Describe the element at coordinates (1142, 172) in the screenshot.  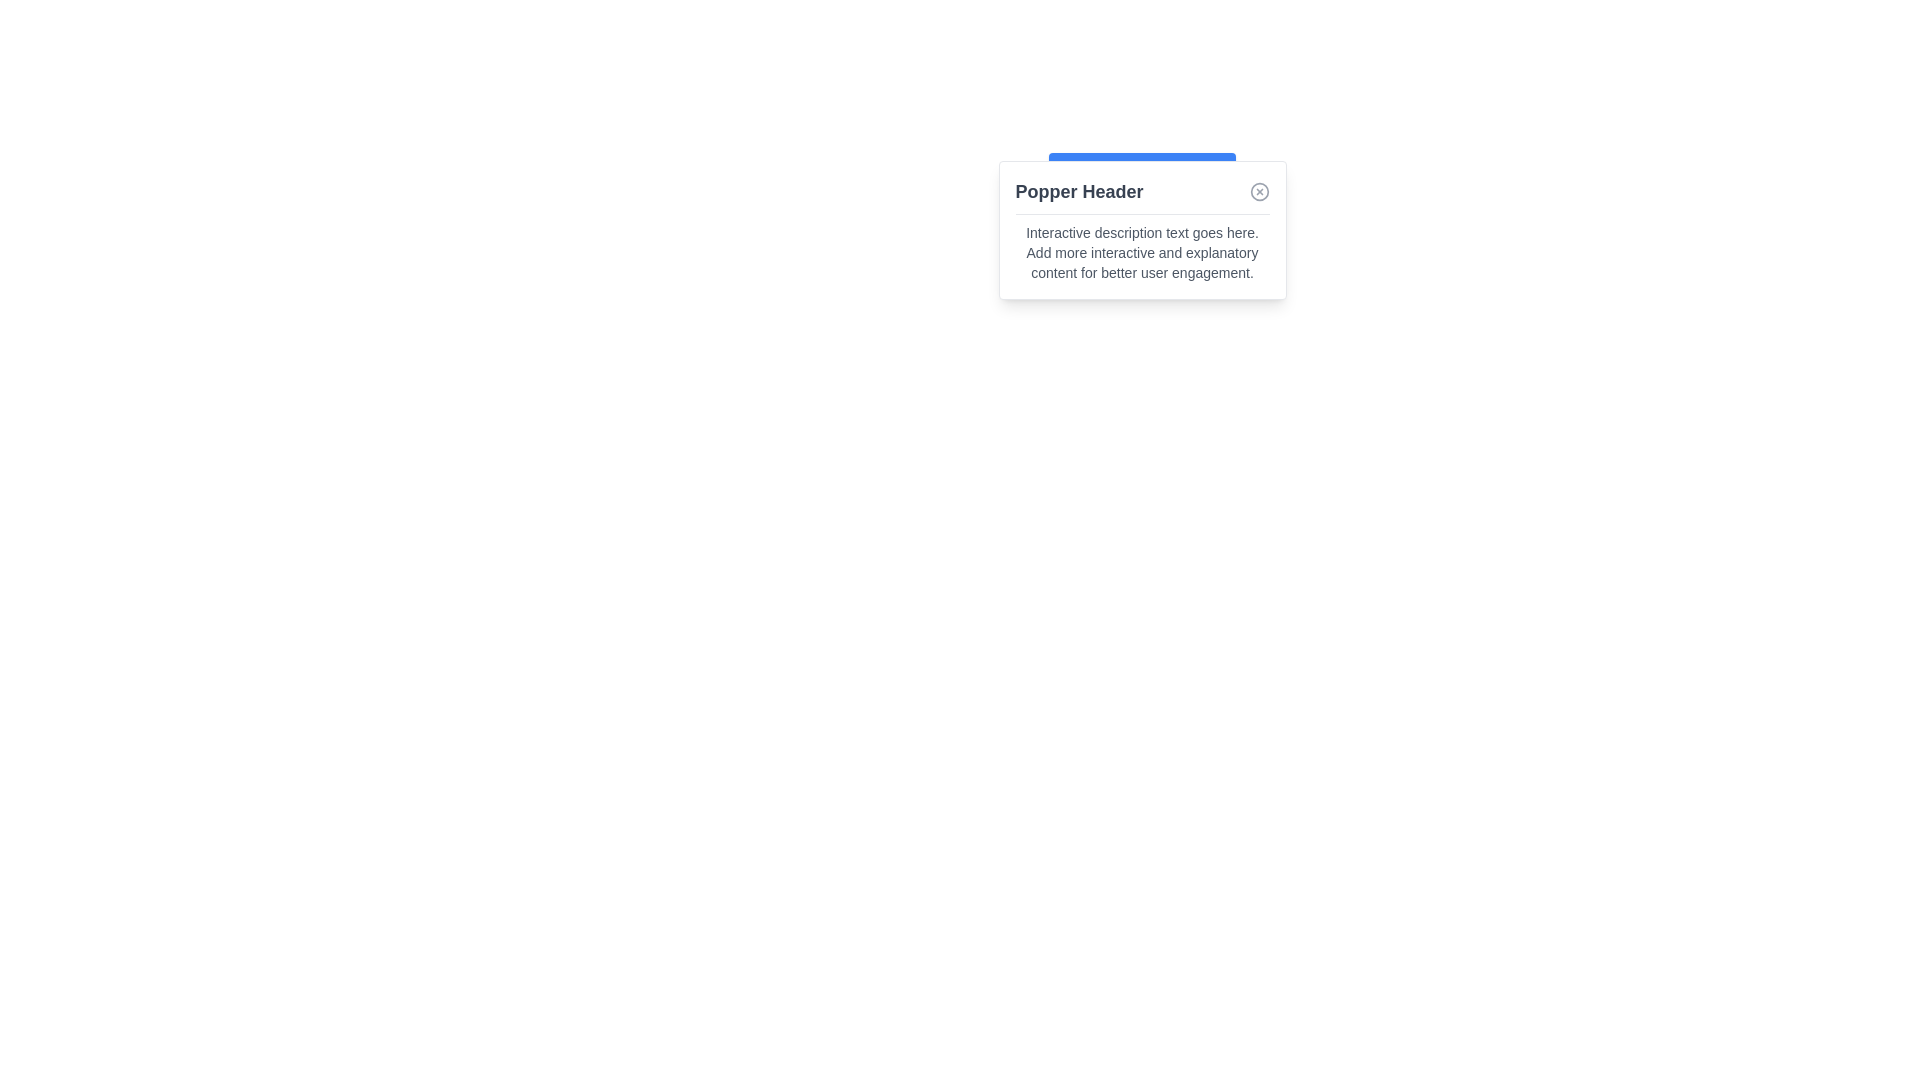
I see `the blue rectangular button labeled 'Toggle Popper' to initiate a hover effect` at that location.